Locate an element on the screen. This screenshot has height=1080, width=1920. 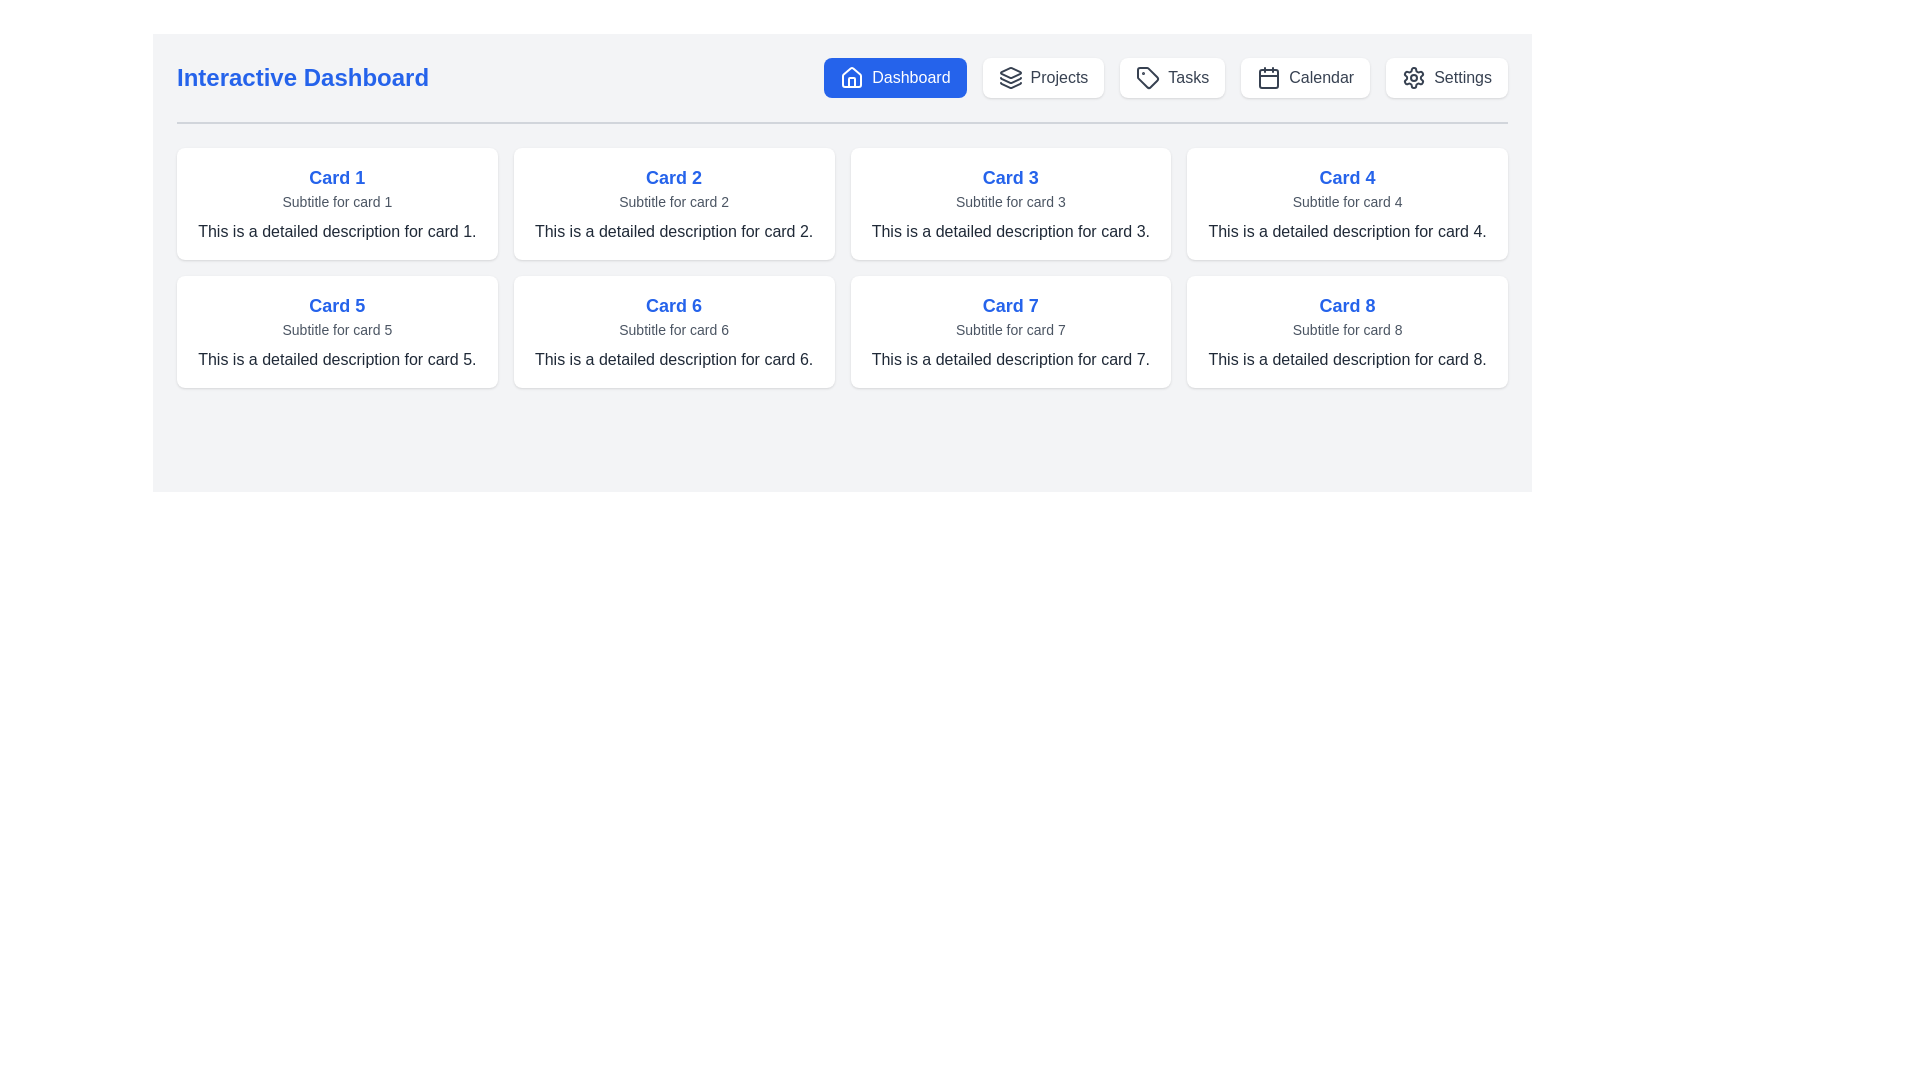
the text label displaying 'Projects' in the navigation bar, which is the second clickable section from the left, following the 'Dashboard' button is located at coordinates (1058, 76).